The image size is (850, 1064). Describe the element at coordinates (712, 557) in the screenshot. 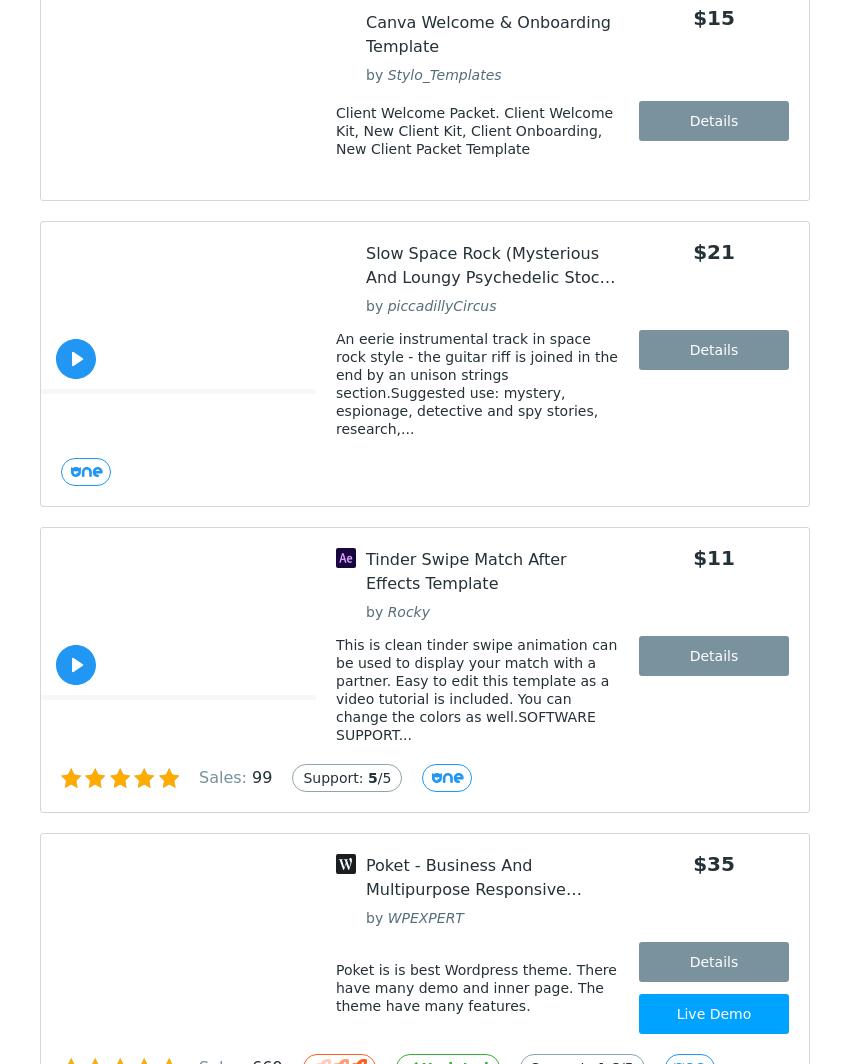

I see `'$11'` at that location.